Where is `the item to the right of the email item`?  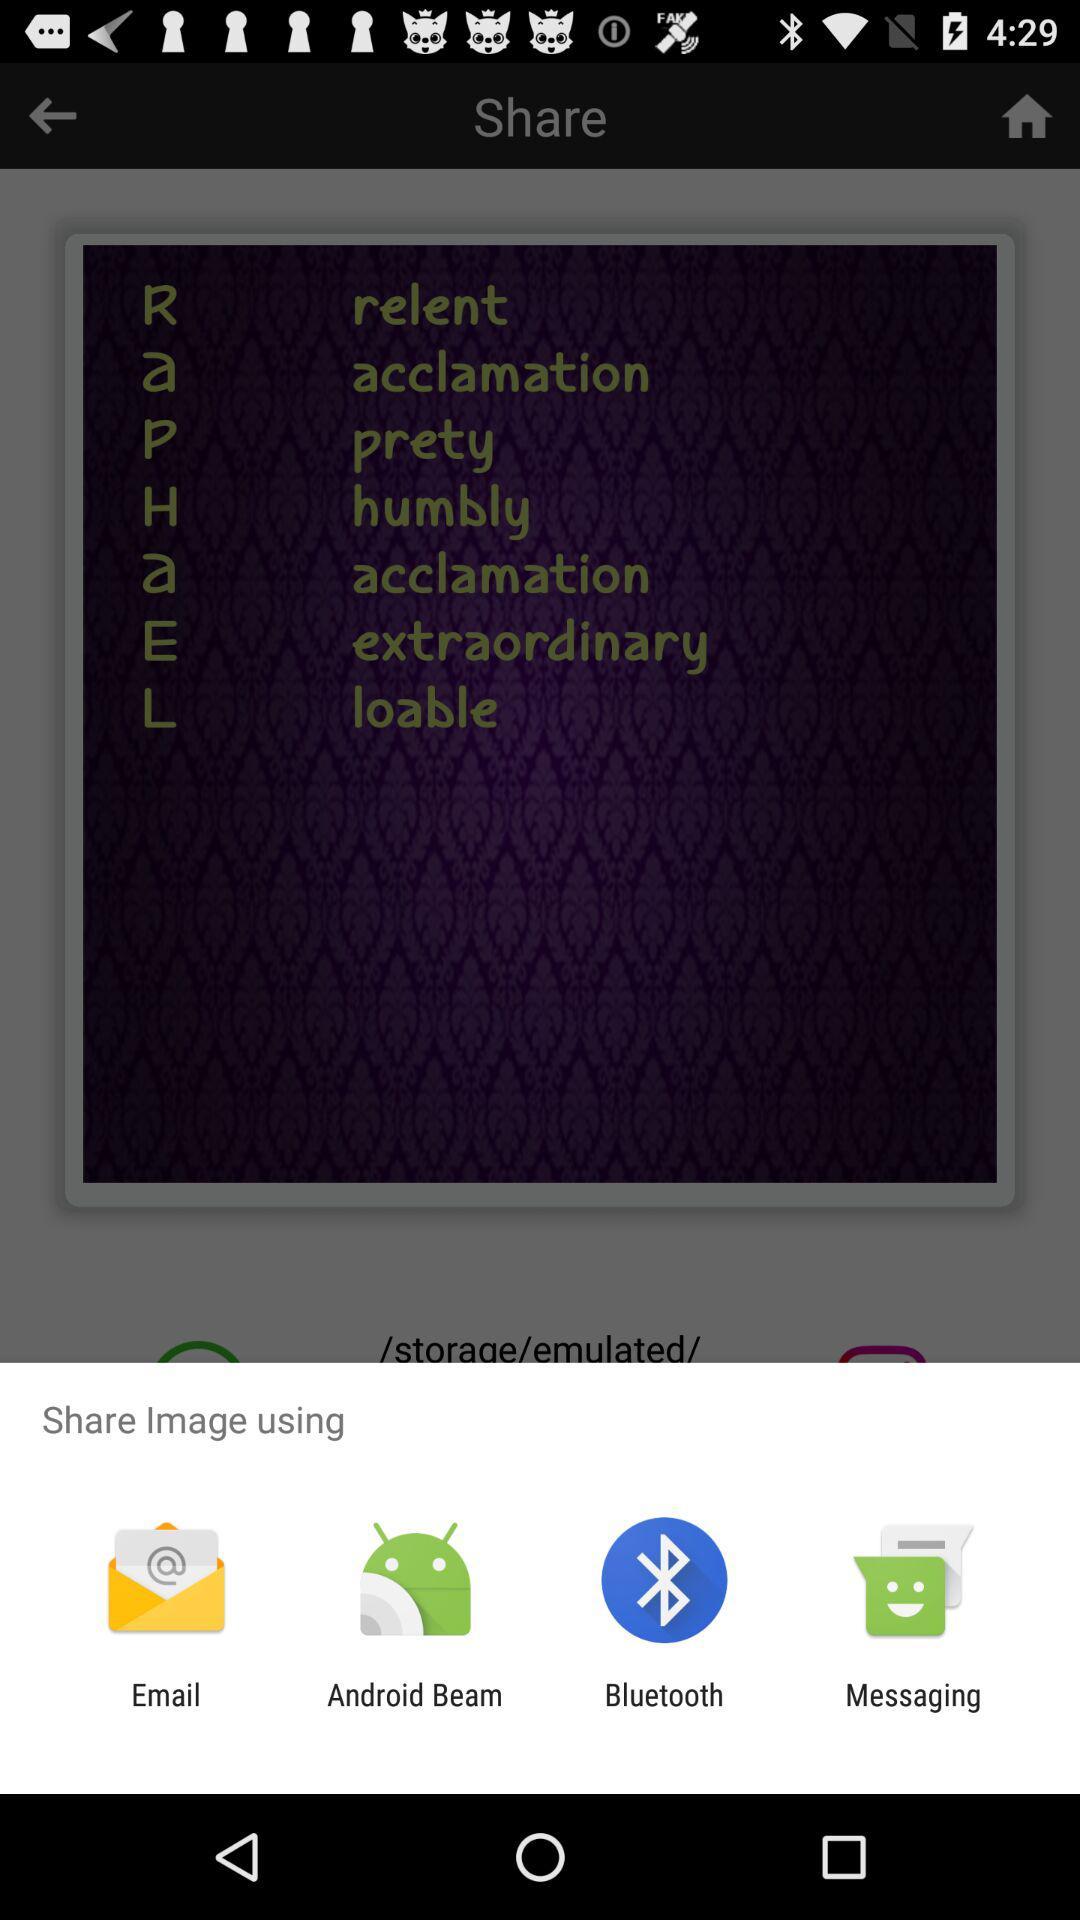
the item to the right of the email item is located at coordinates (414, 1711).